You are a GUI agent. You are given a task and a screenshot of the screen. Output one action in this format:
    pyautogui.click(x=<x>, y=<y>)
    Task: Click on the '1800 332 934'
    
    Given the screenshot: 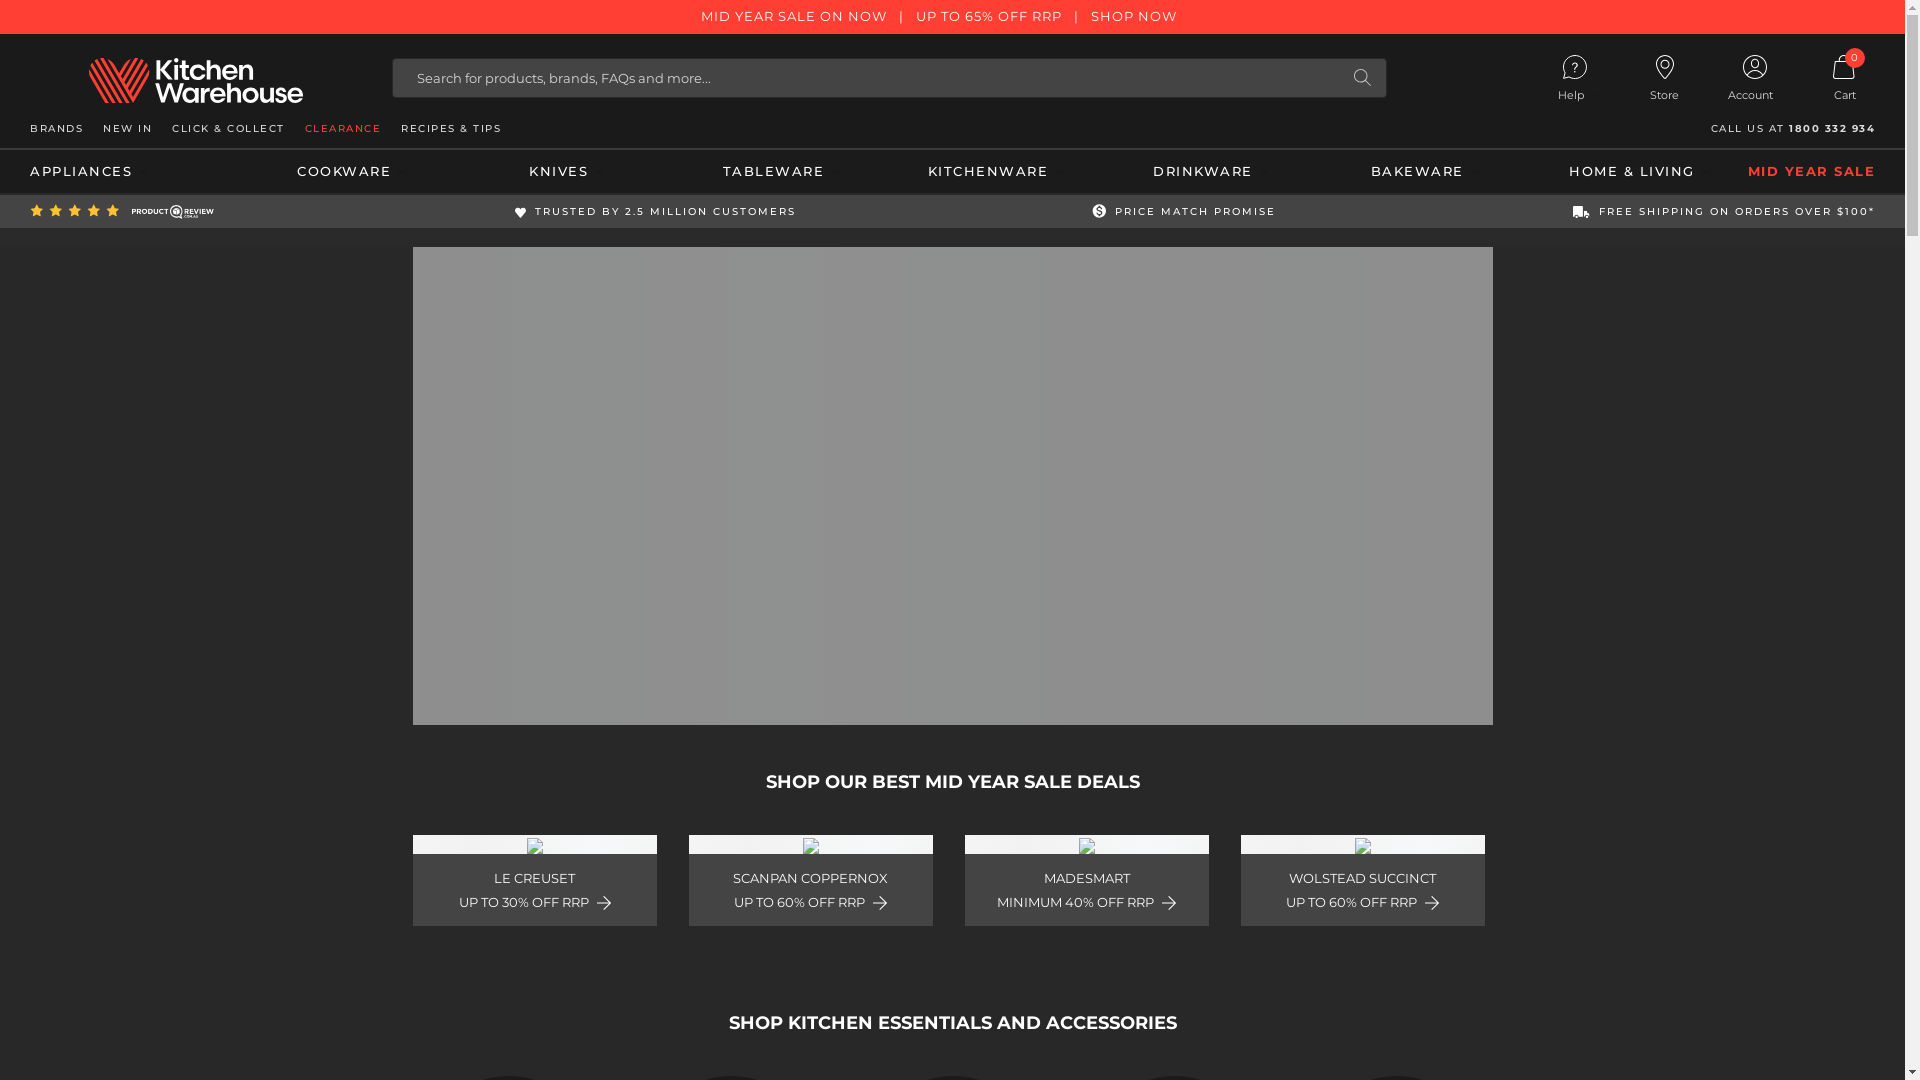 What is the action you would take?
    pyautogui.click(x=1832, y=128)
    